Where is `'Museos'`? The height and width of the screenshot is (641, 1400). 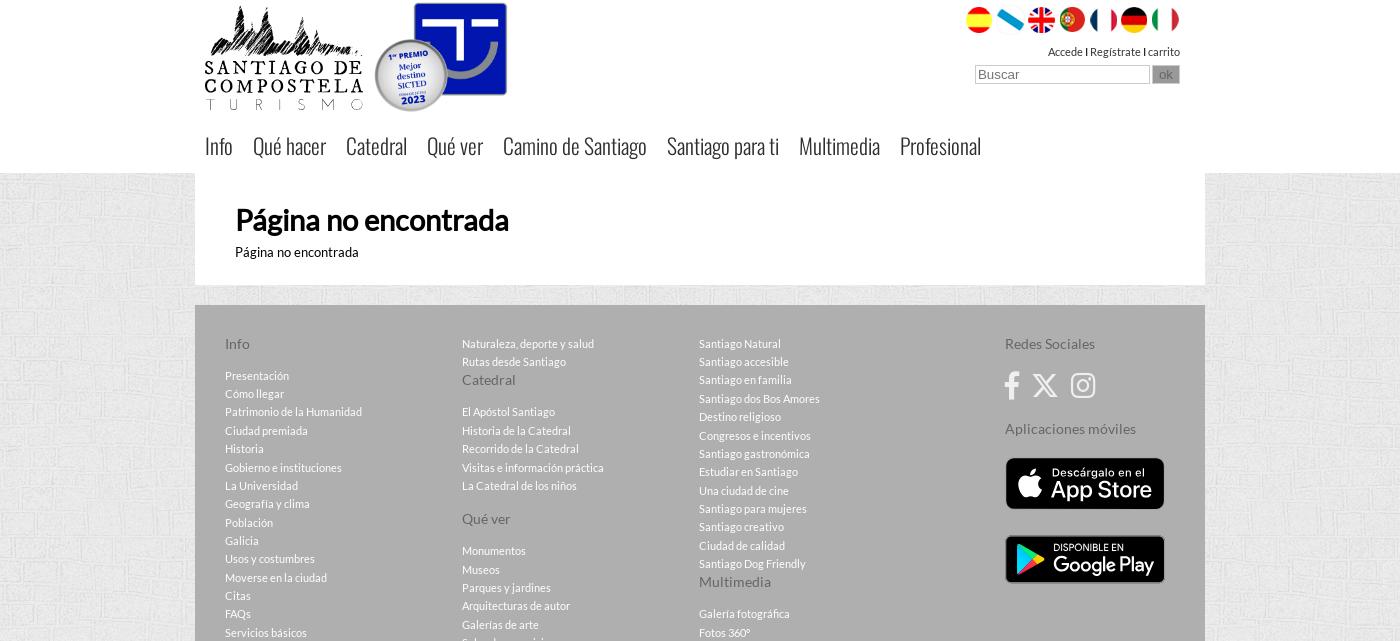 'Museos' is located at coordinates (481, 567).